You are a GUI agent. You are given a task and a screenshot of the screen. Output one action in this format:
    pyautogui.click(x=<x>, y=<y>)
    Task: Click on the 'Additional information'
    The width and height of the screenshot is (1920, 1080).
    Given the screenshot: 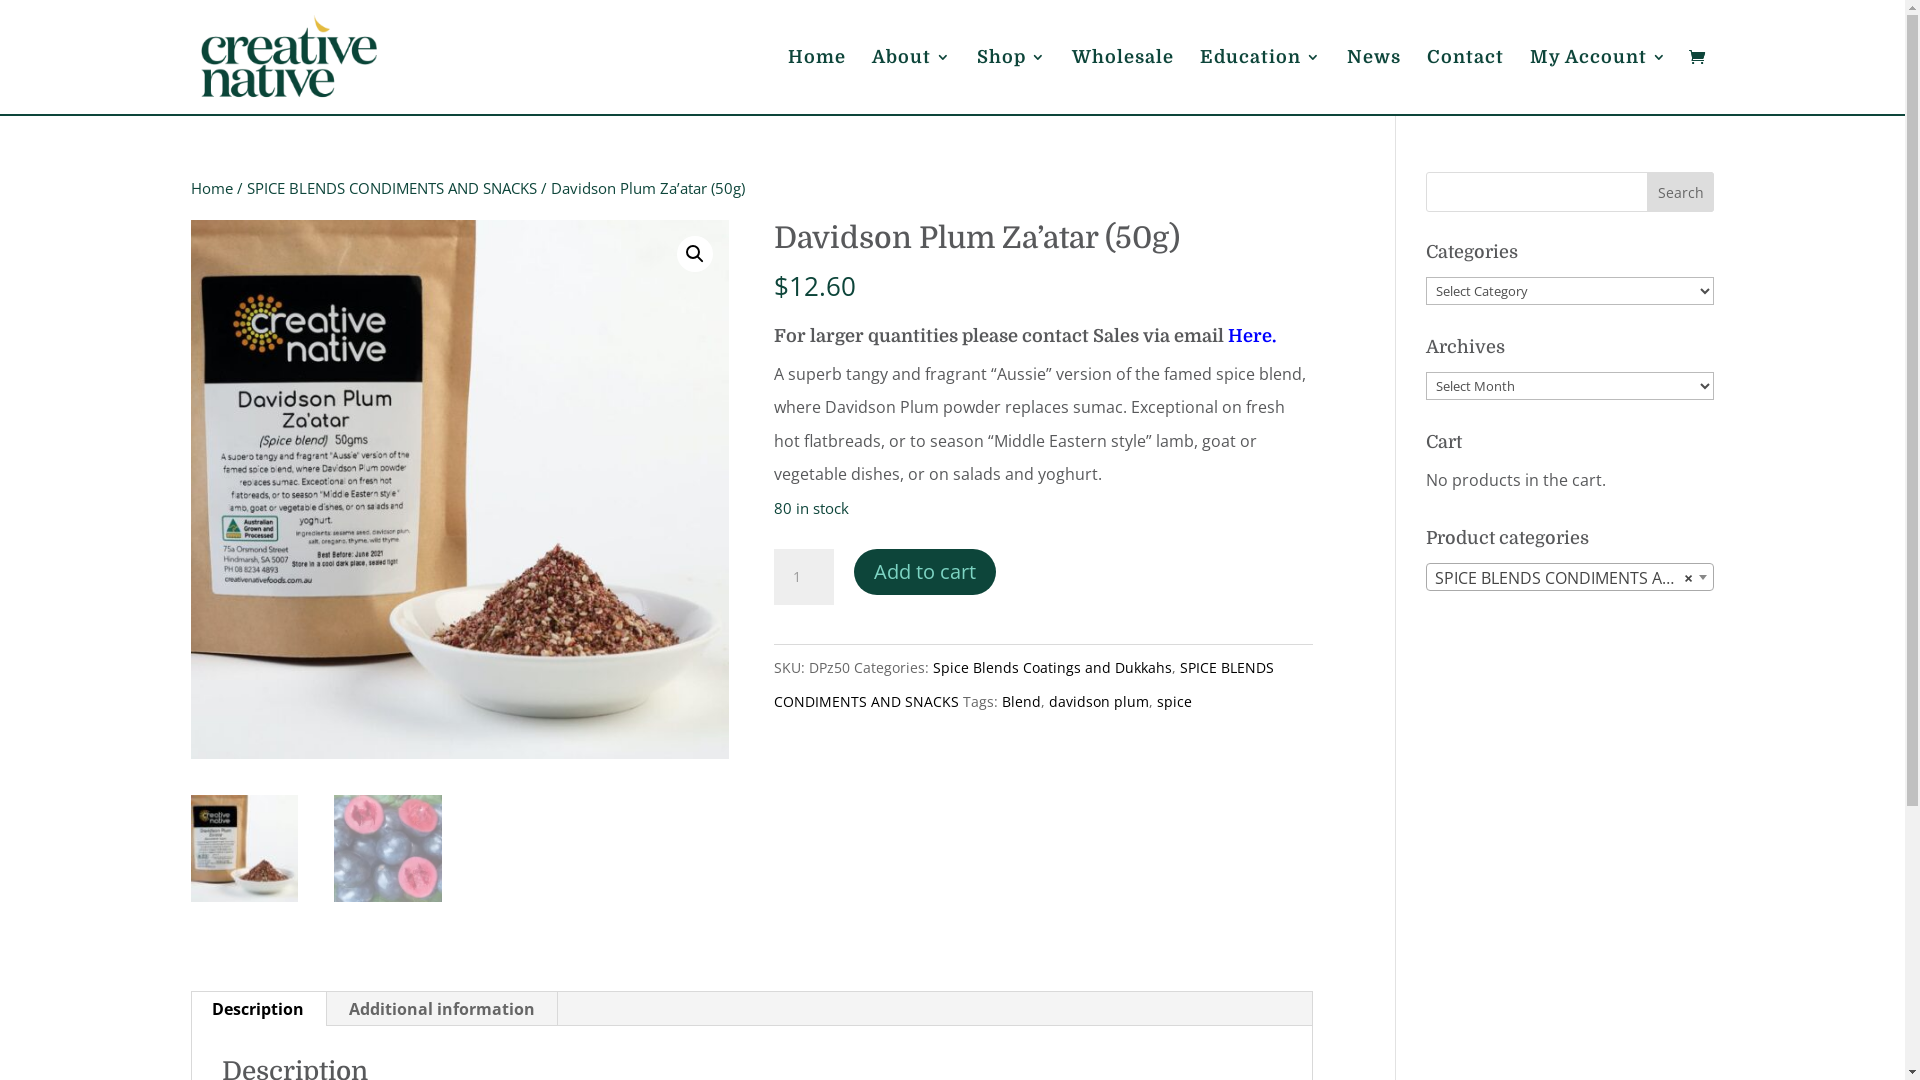 What is the action you would take?
    pyautogui.click(x=440, y=1009)
    